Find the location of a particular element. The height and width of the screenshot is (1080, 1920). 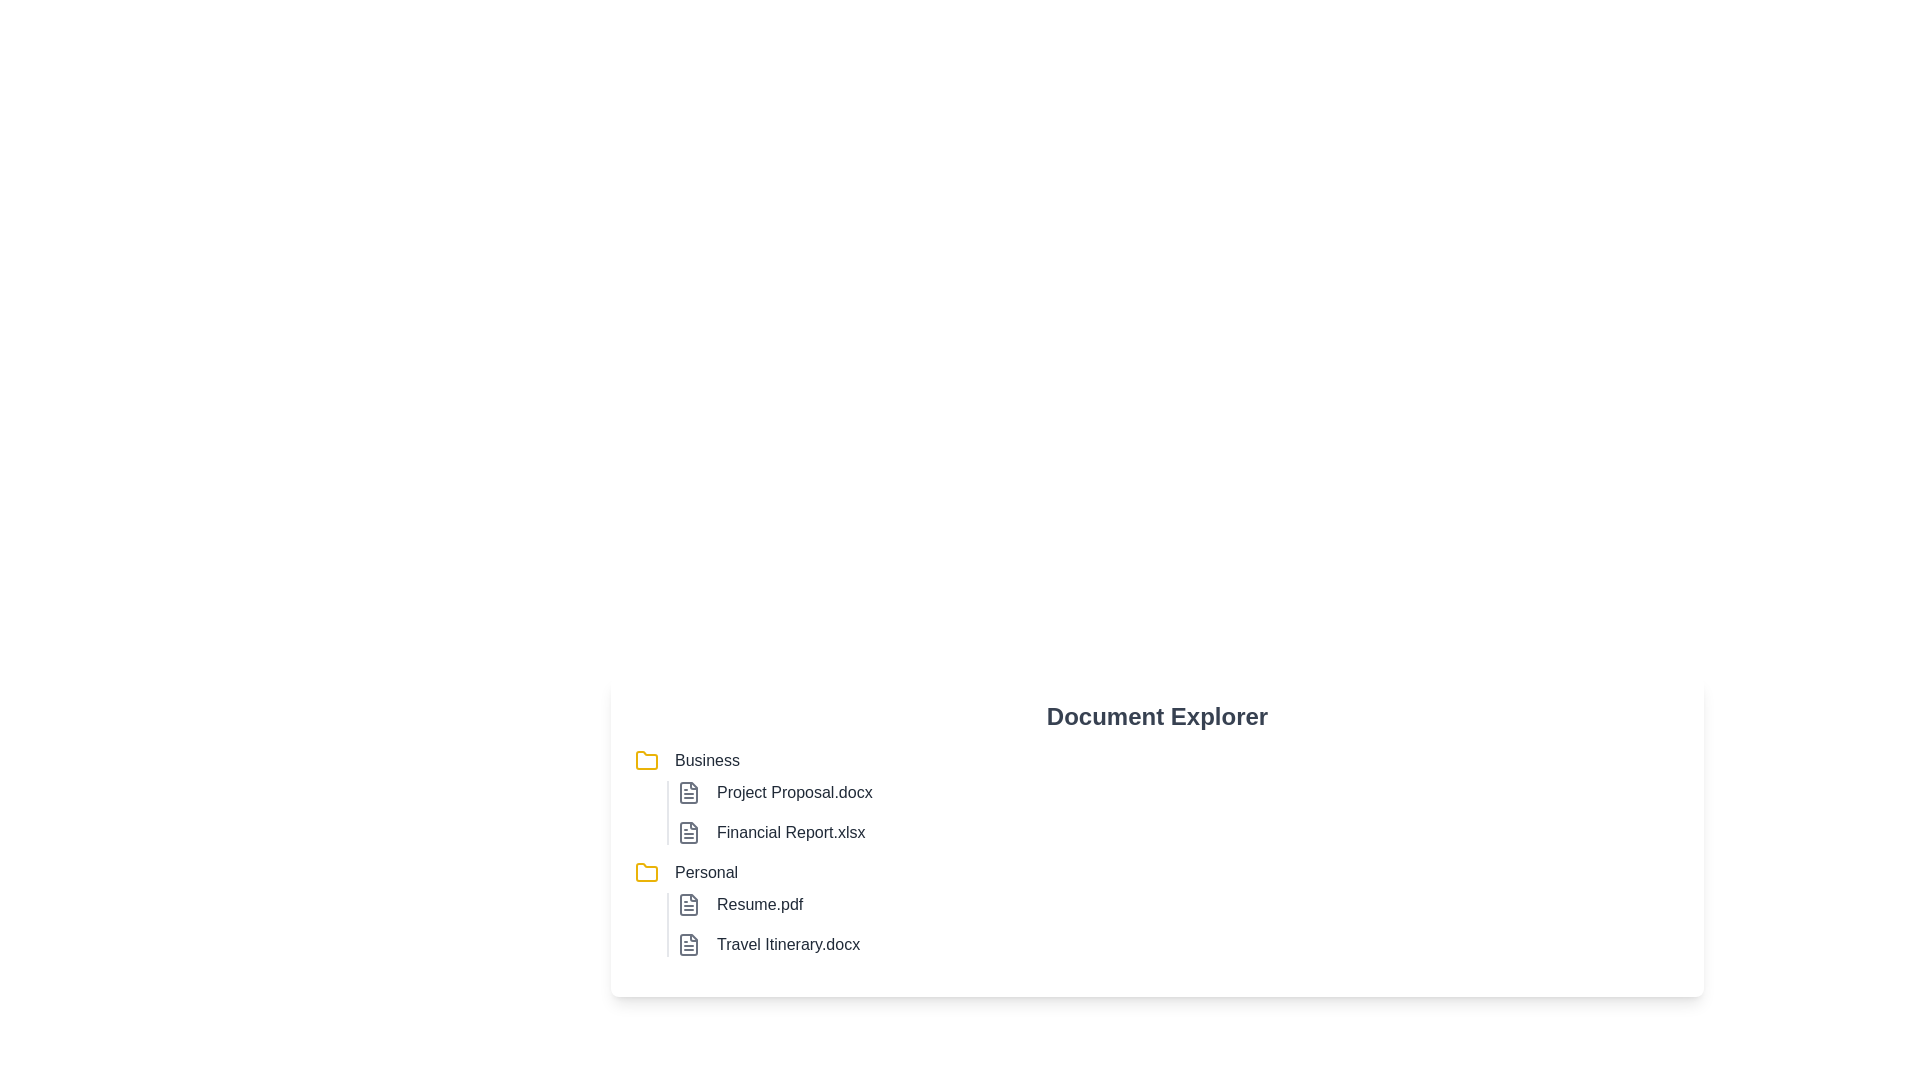

text 'Business' from the text label in the document explorer interface, which is the third element in a horizontal alignment of three elements is located at coordinates (707, 760).